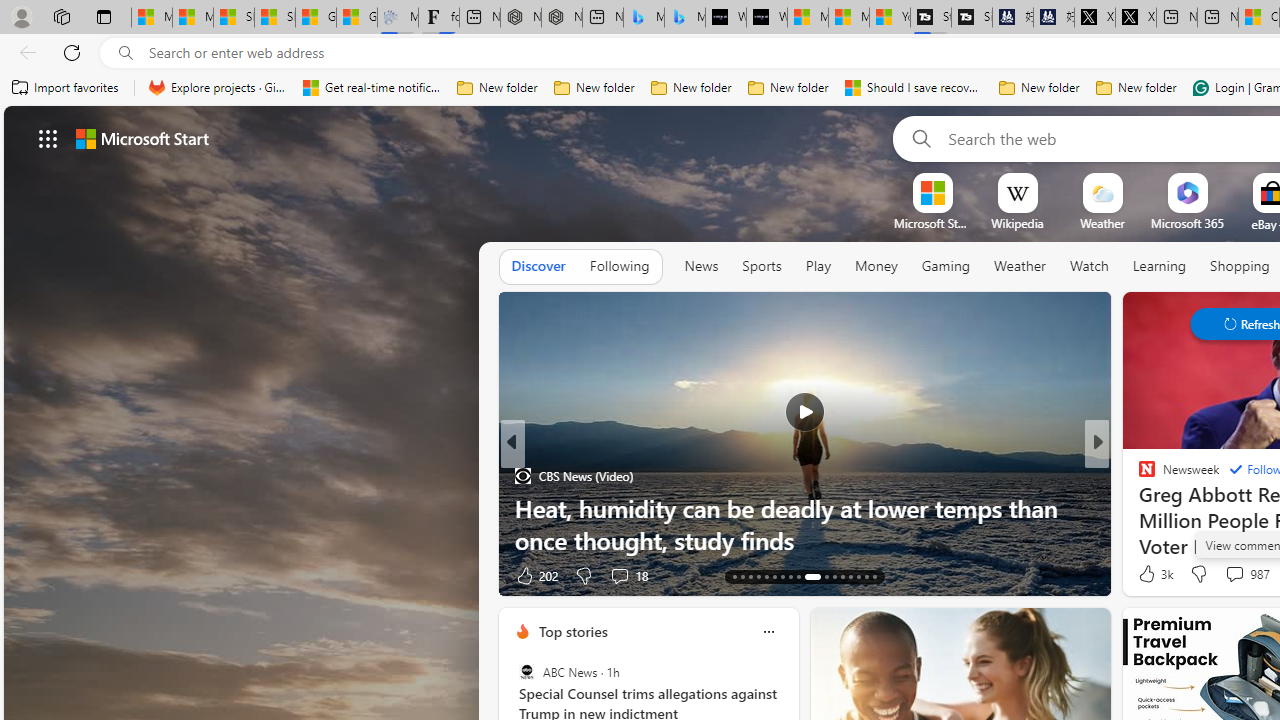 Image resolution: width=1280 pixels, height=720 pixels. Describe the element at coordinates (760, 266) in the screenshot. I see `'Sports'` at that location.